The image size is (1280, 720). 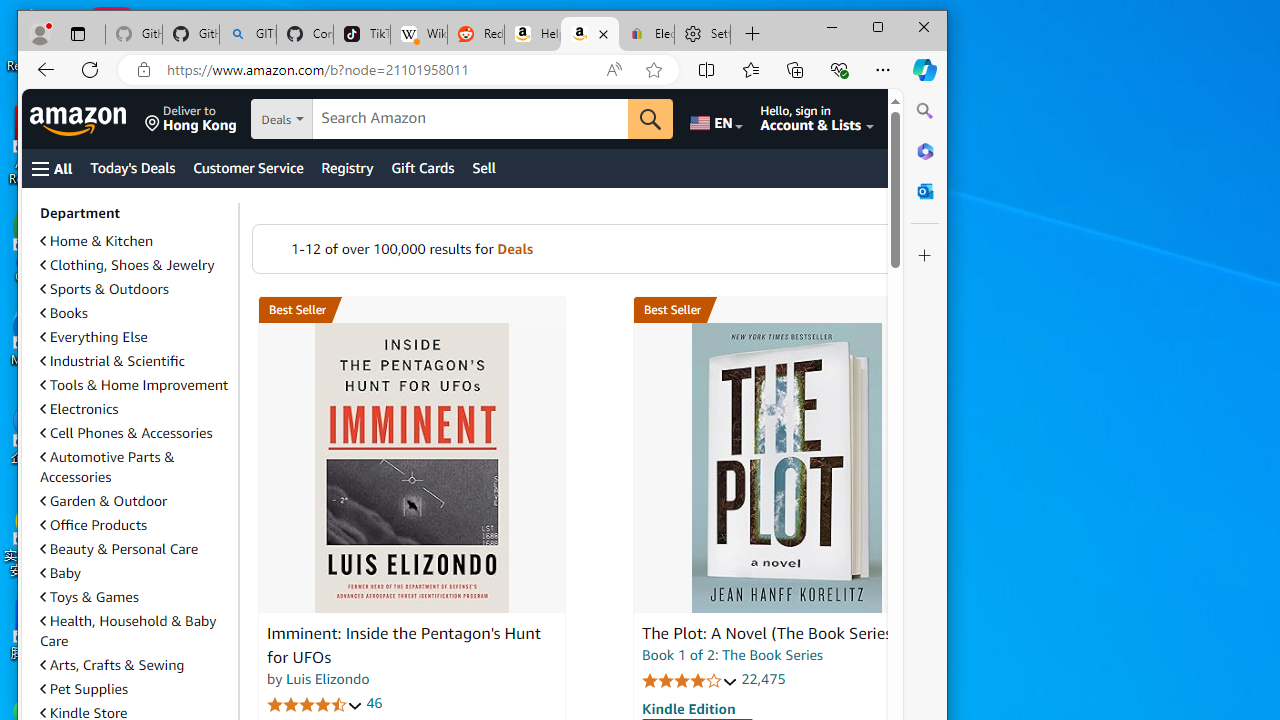 I want to click on 'Sell', so click(x=484, y=167).